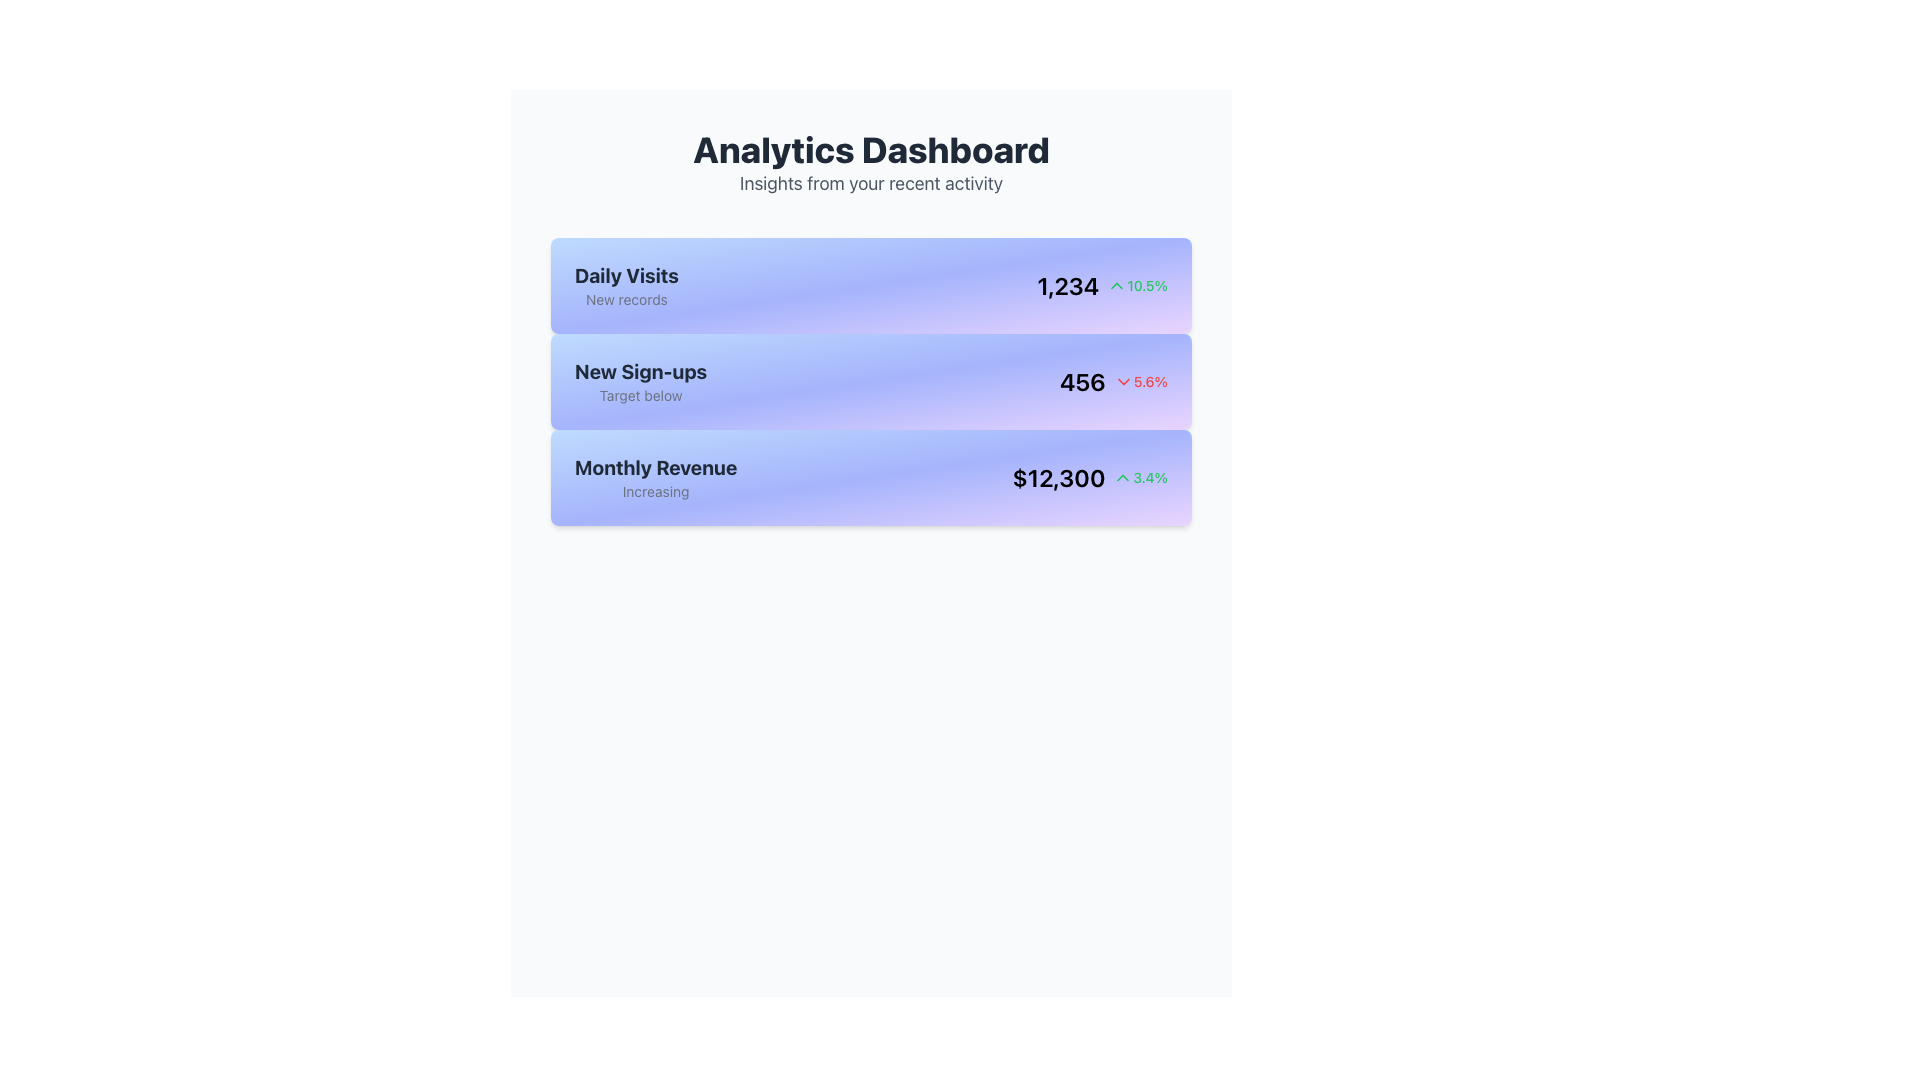 This screenshot has height=1080, width=1920. Describe the element at coordinates (625, 300) in the screenshot. I see `the 'New records' text label, which is styled in a small, gray font and located below the 'Daily Visits' text in the first information card` at that location.